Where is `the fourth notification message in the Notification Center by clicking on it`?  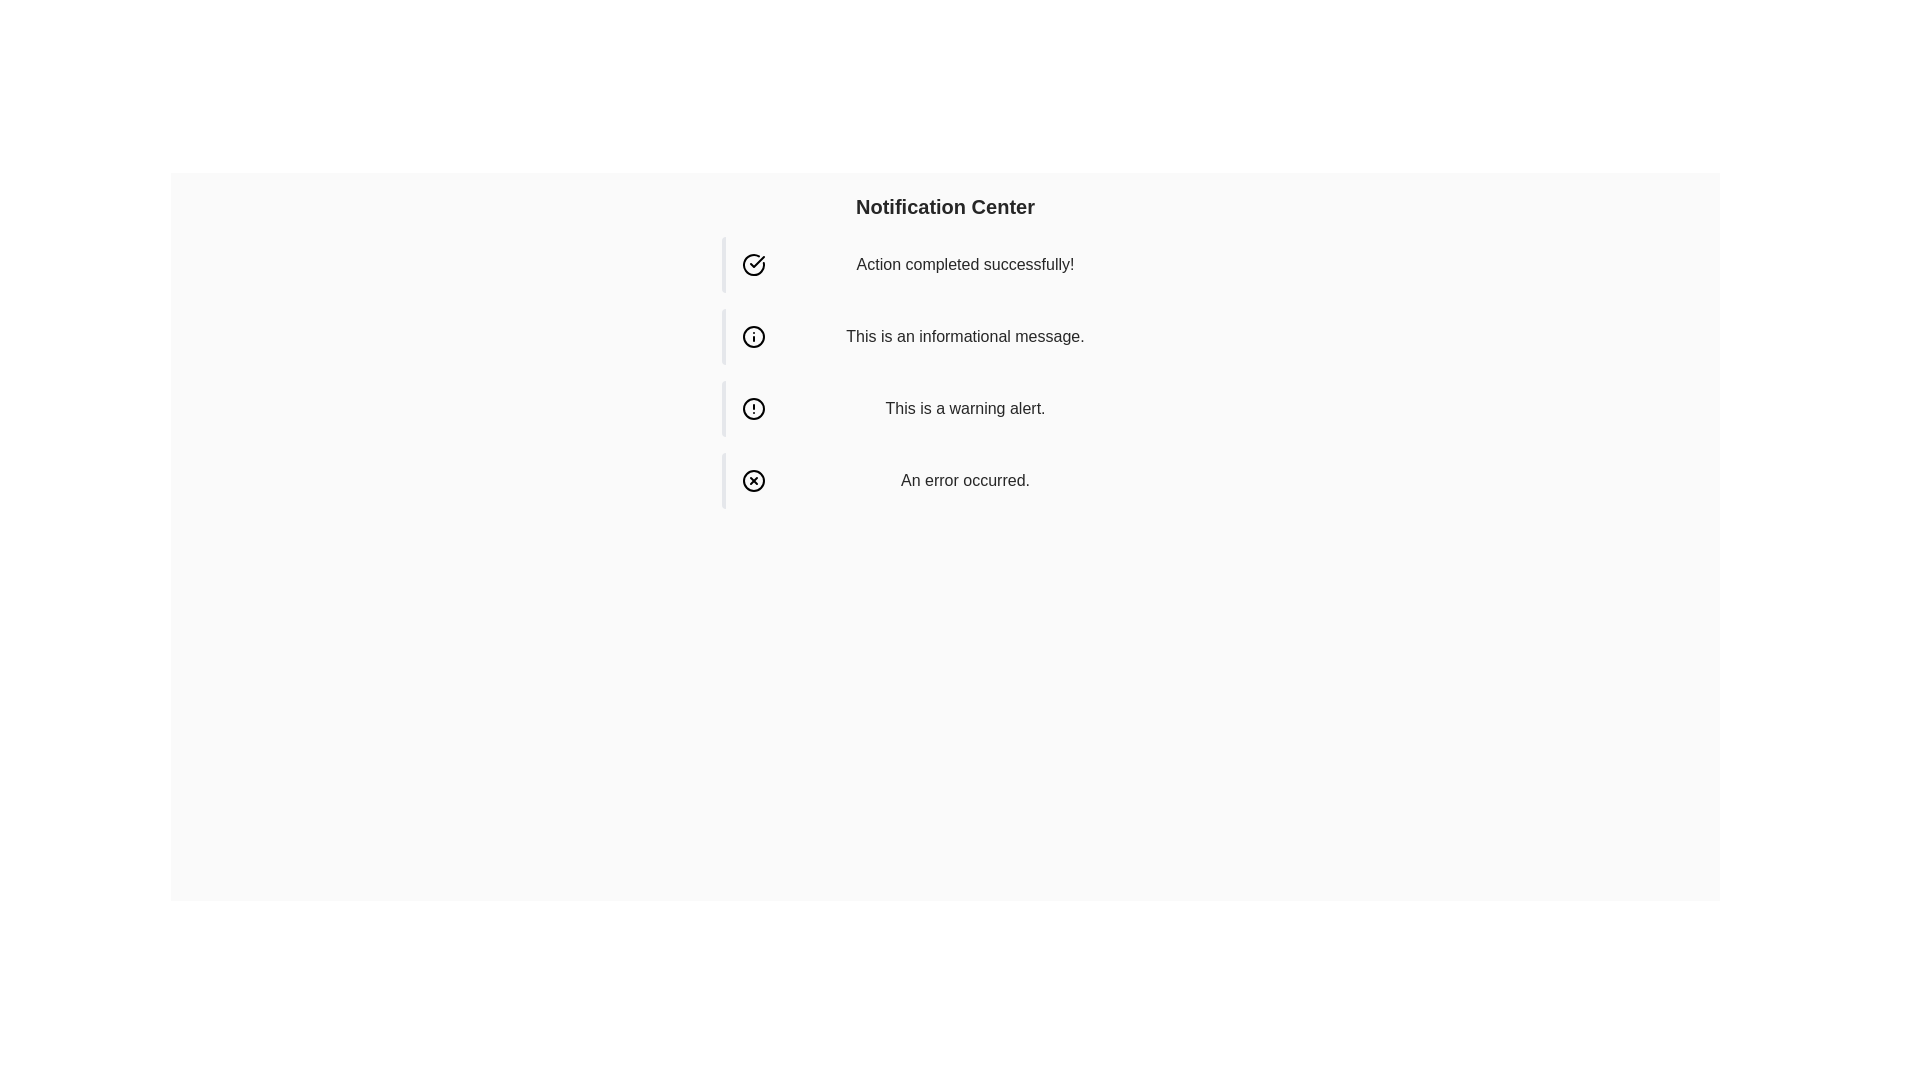 the fourth notification message in the Notification Center by clicking on it is located at coordinates (944, 481).